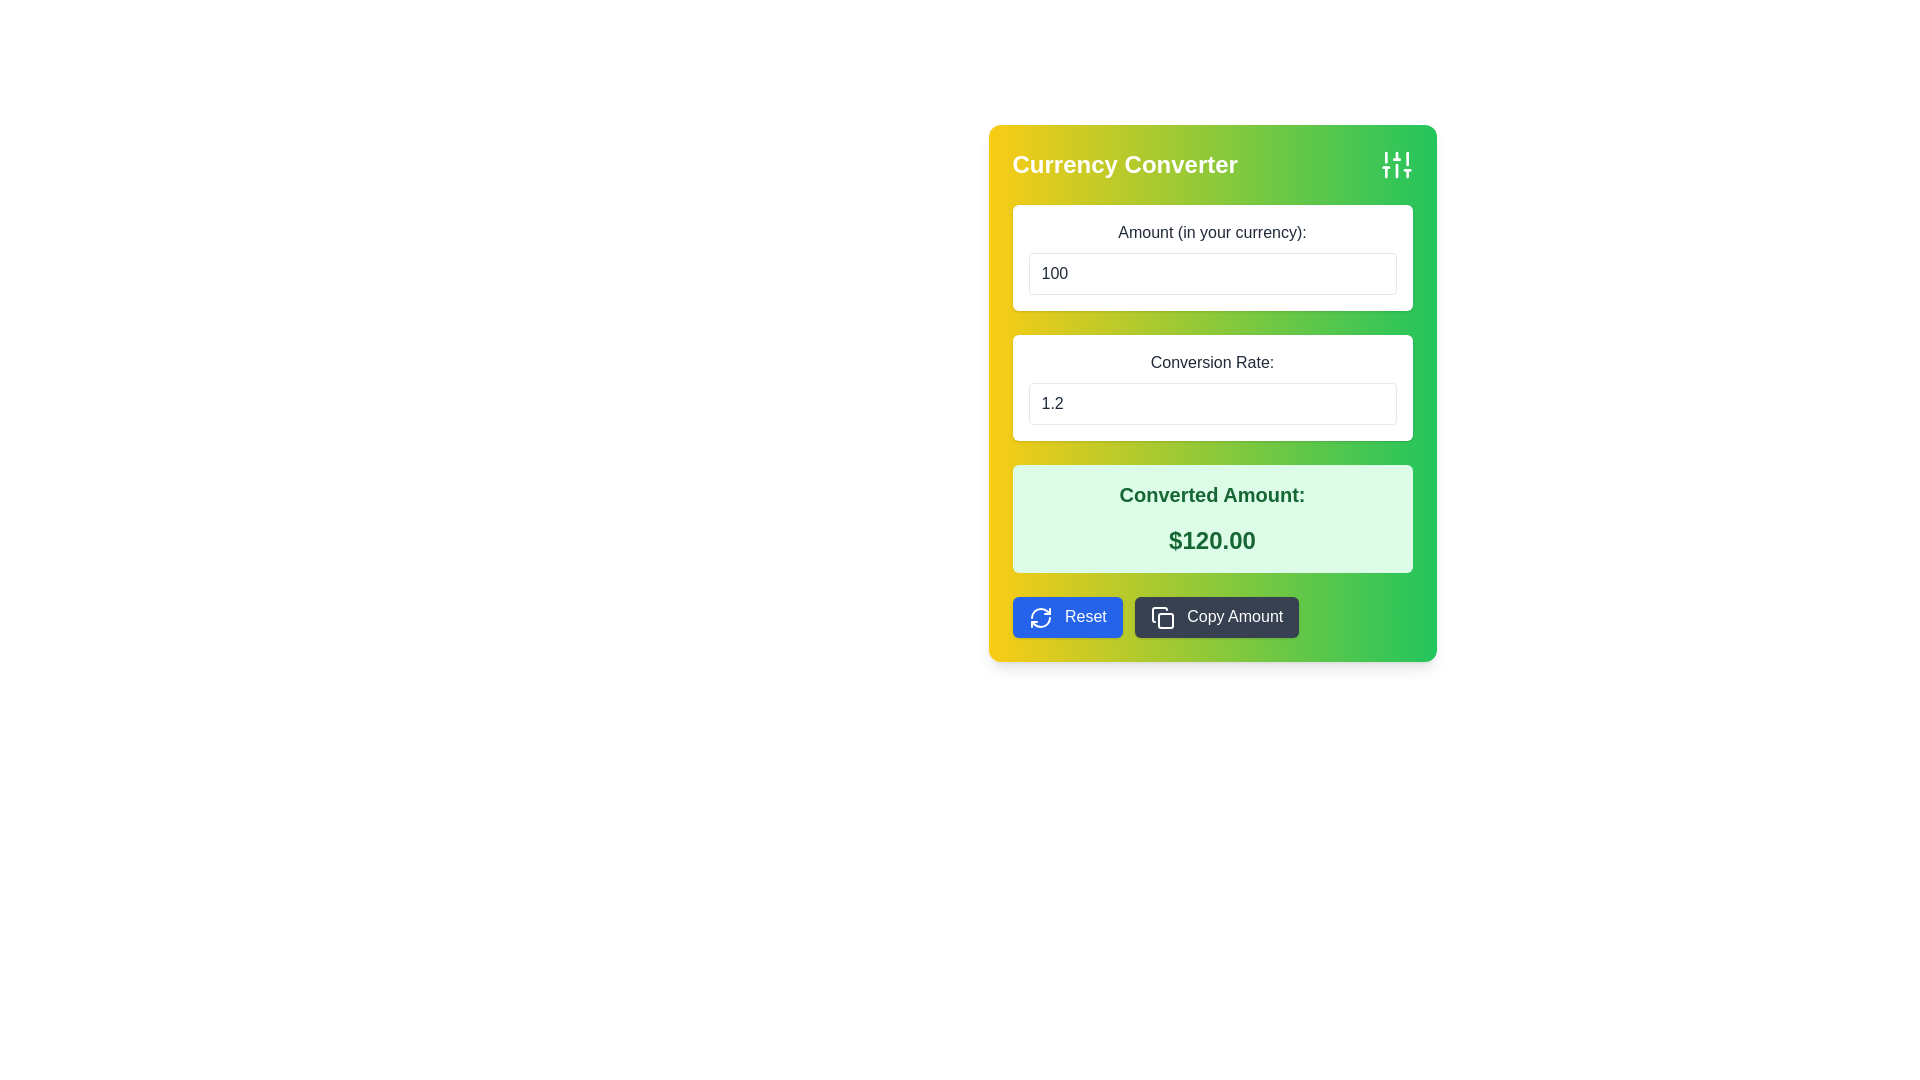 Image resolution: width=1920 pixels, height=1080 pixels. I want to click on the light green output display box labeled 'Converted Amount:' which contains the value '$120.00', so click(1211, 518).